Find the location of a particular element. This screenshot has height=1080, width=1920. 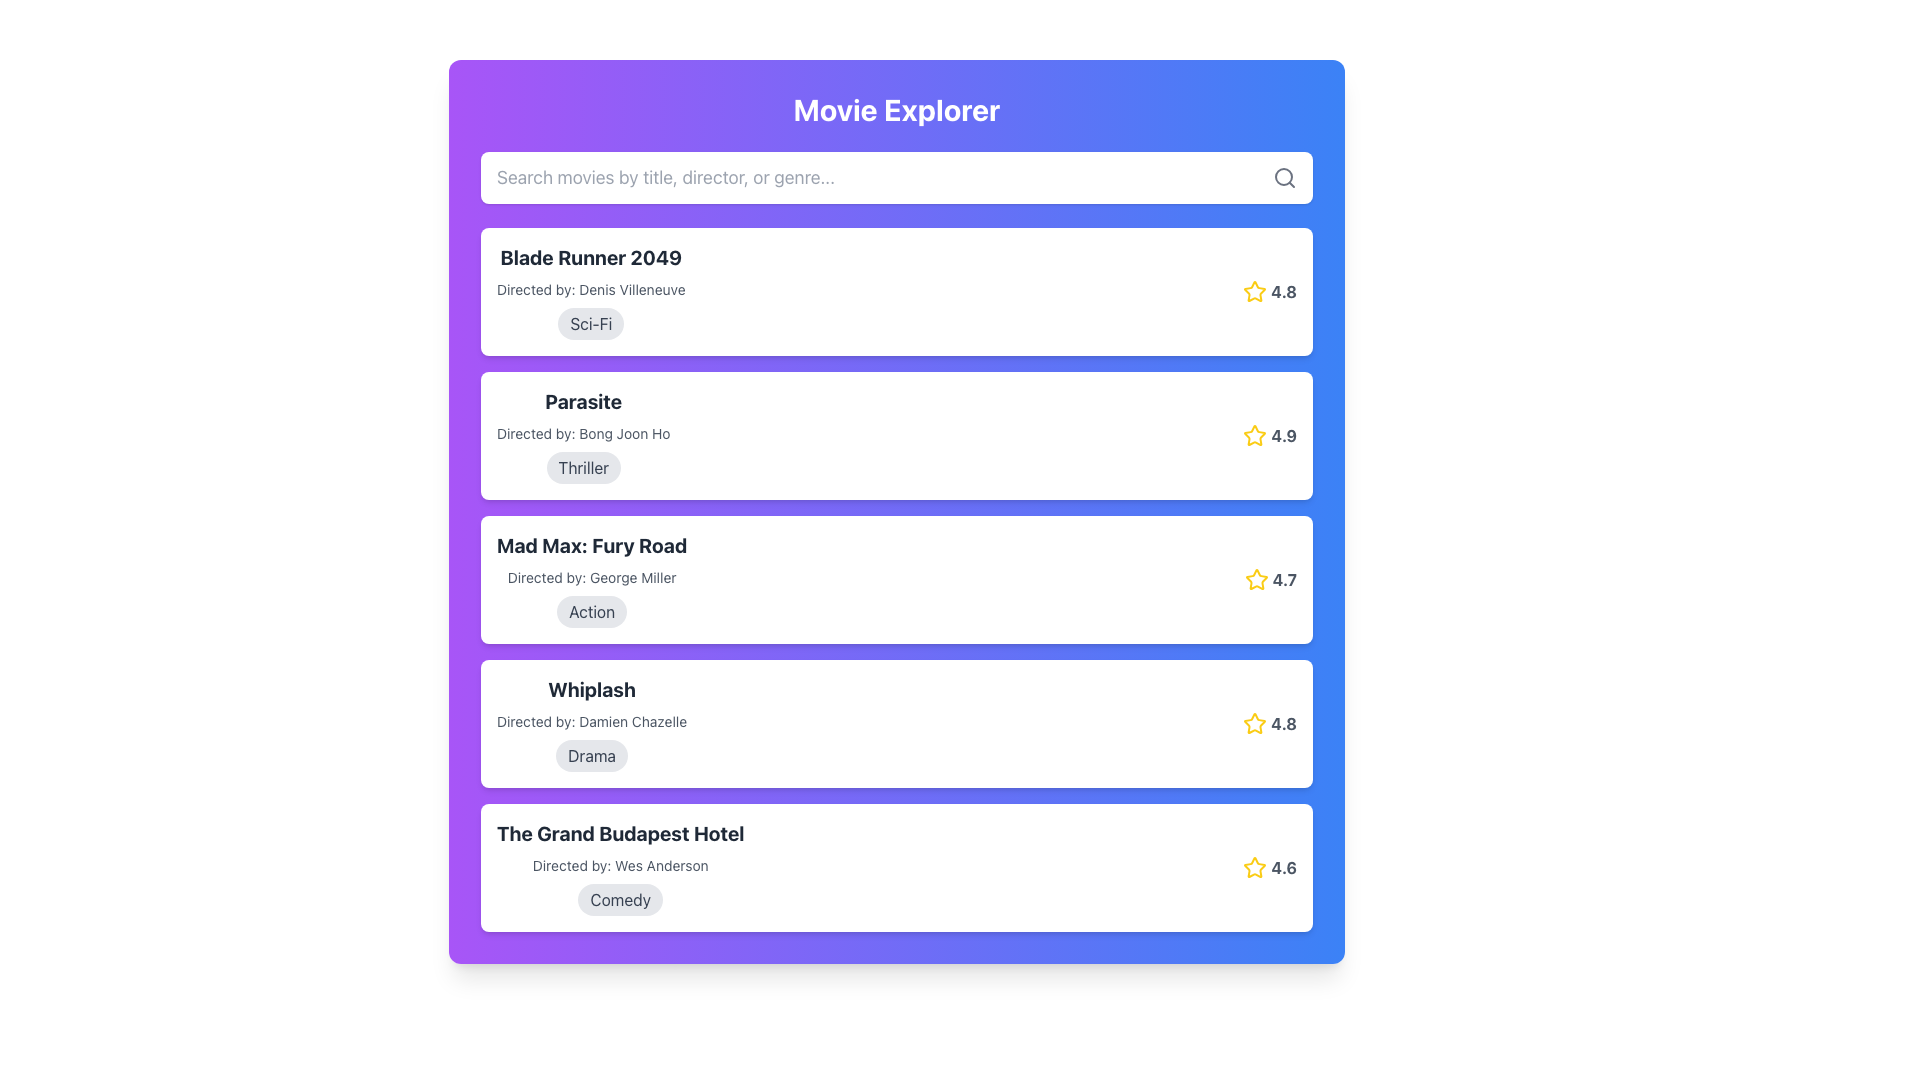

rating value displayed in the text label located to the right of the yellow star icon for 'The Grand Budapest Hotel' movie entry is located at coordinates (1284, 866).